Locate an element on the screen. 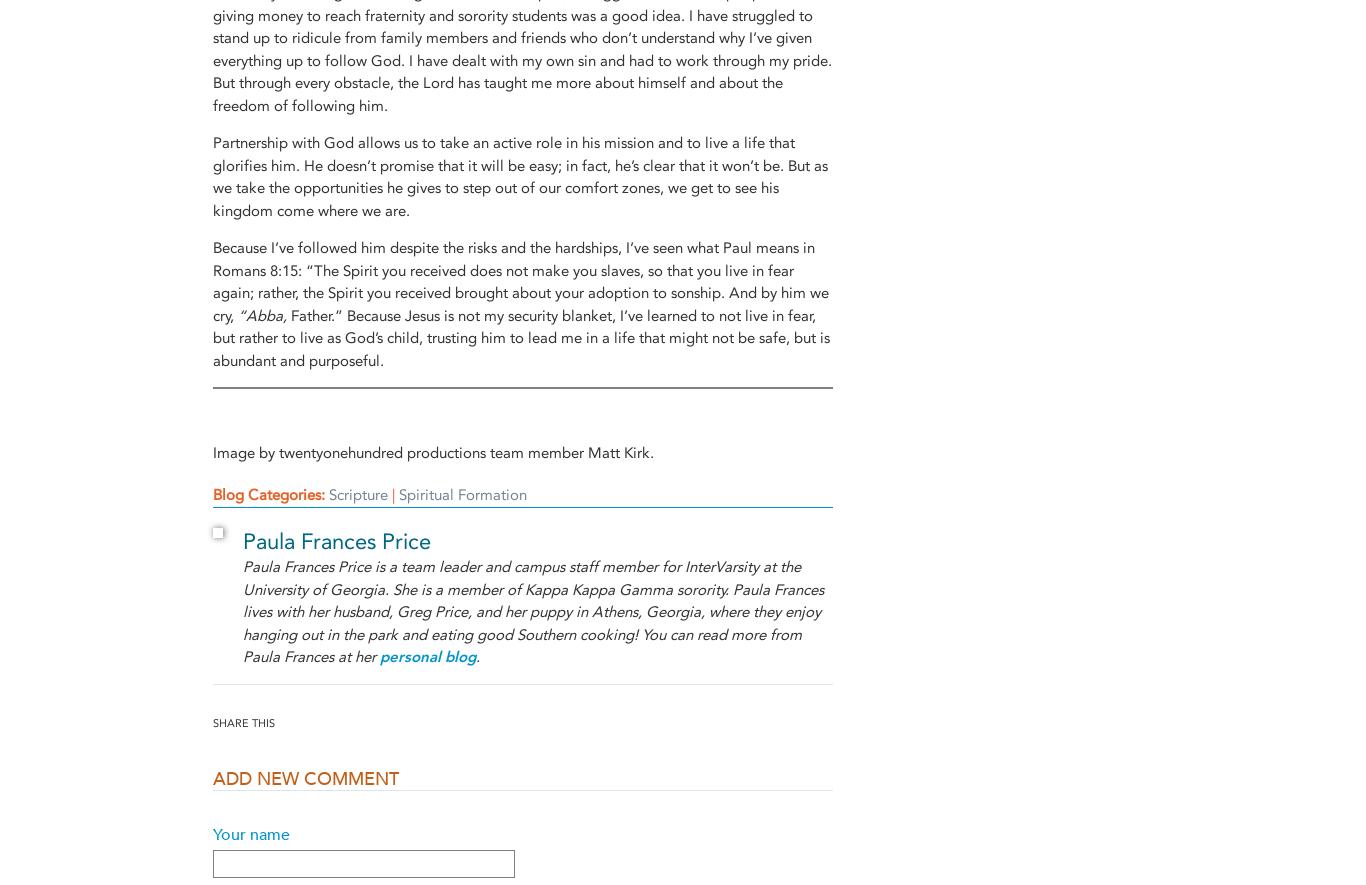 Image resolution: width=1366 pixels, height=885 pixels. 'personal blog' is located at coordinates (426, 657).